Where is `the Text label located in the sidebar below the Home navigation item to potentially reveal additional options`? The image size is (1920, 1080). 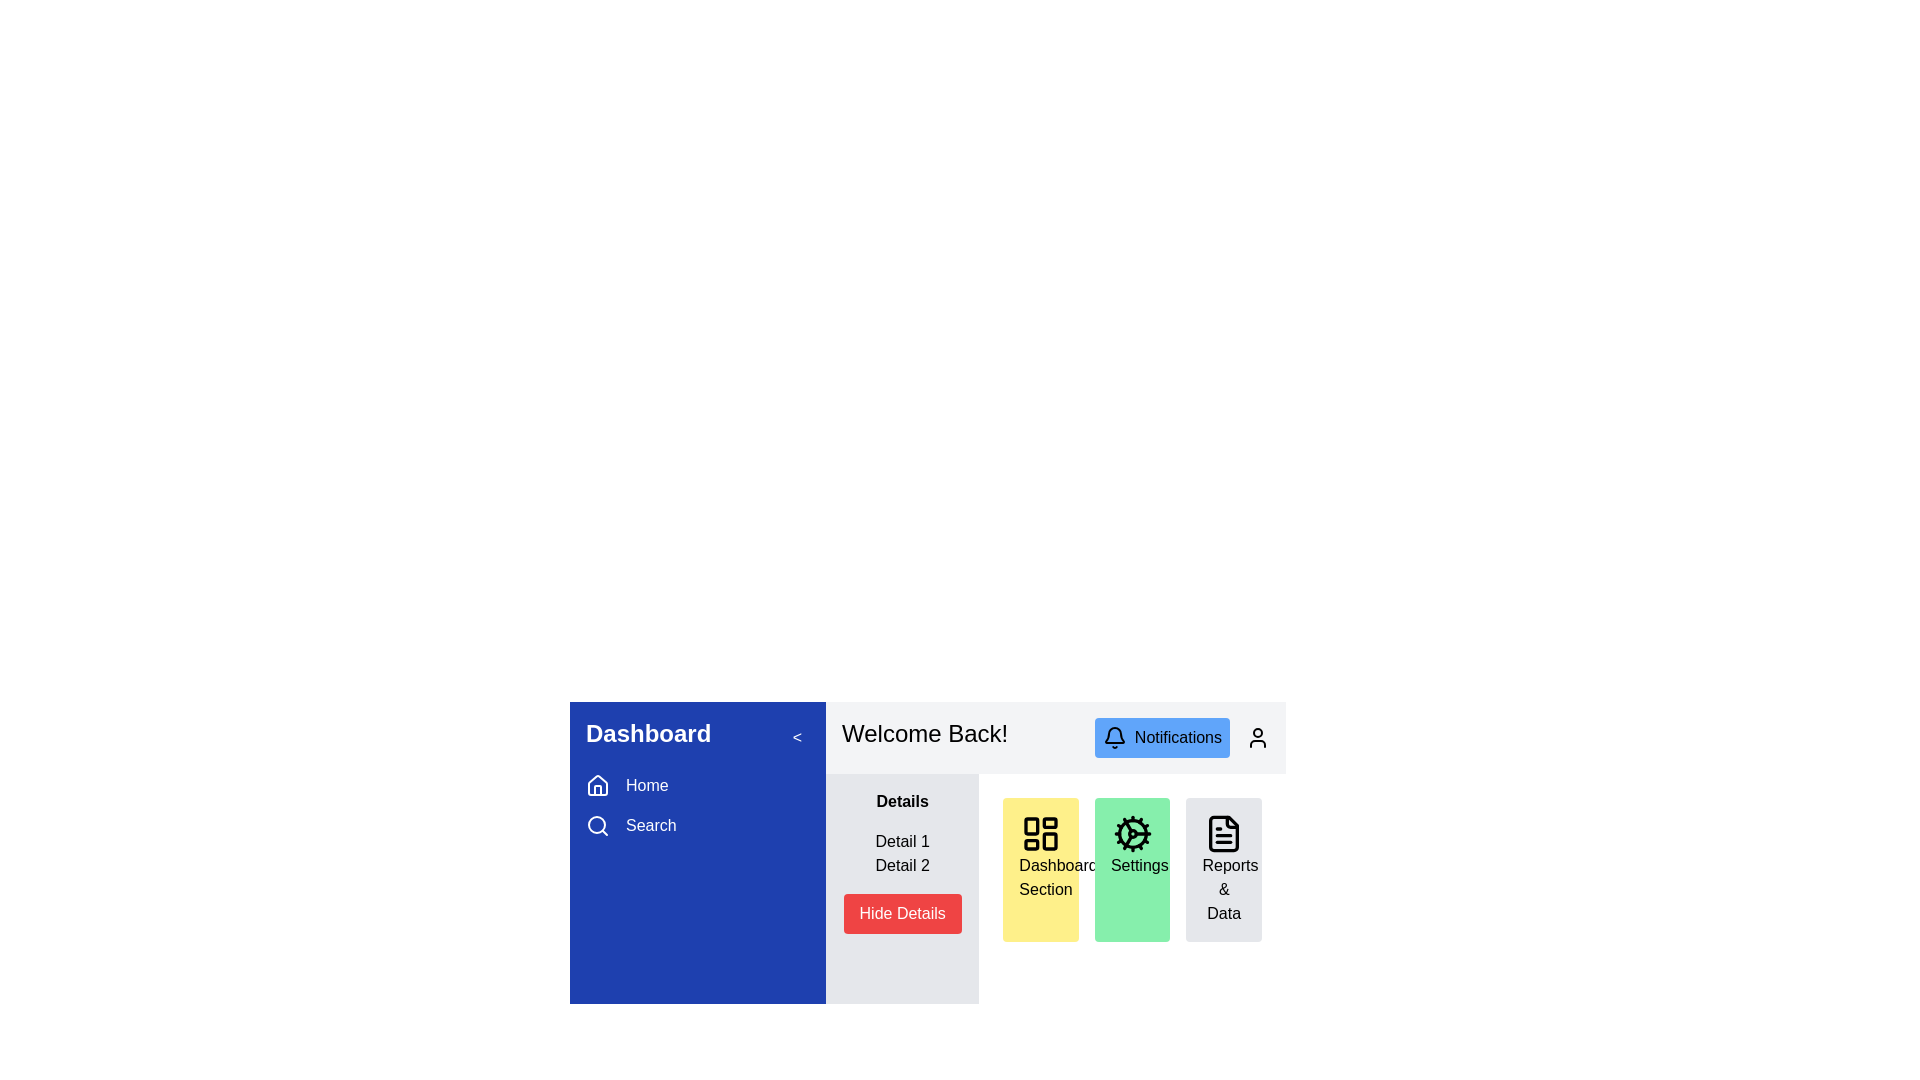
the Text label located in the sidebar below the Home navigation item to potentially reveal additional options is located at coordinates (651, 825).